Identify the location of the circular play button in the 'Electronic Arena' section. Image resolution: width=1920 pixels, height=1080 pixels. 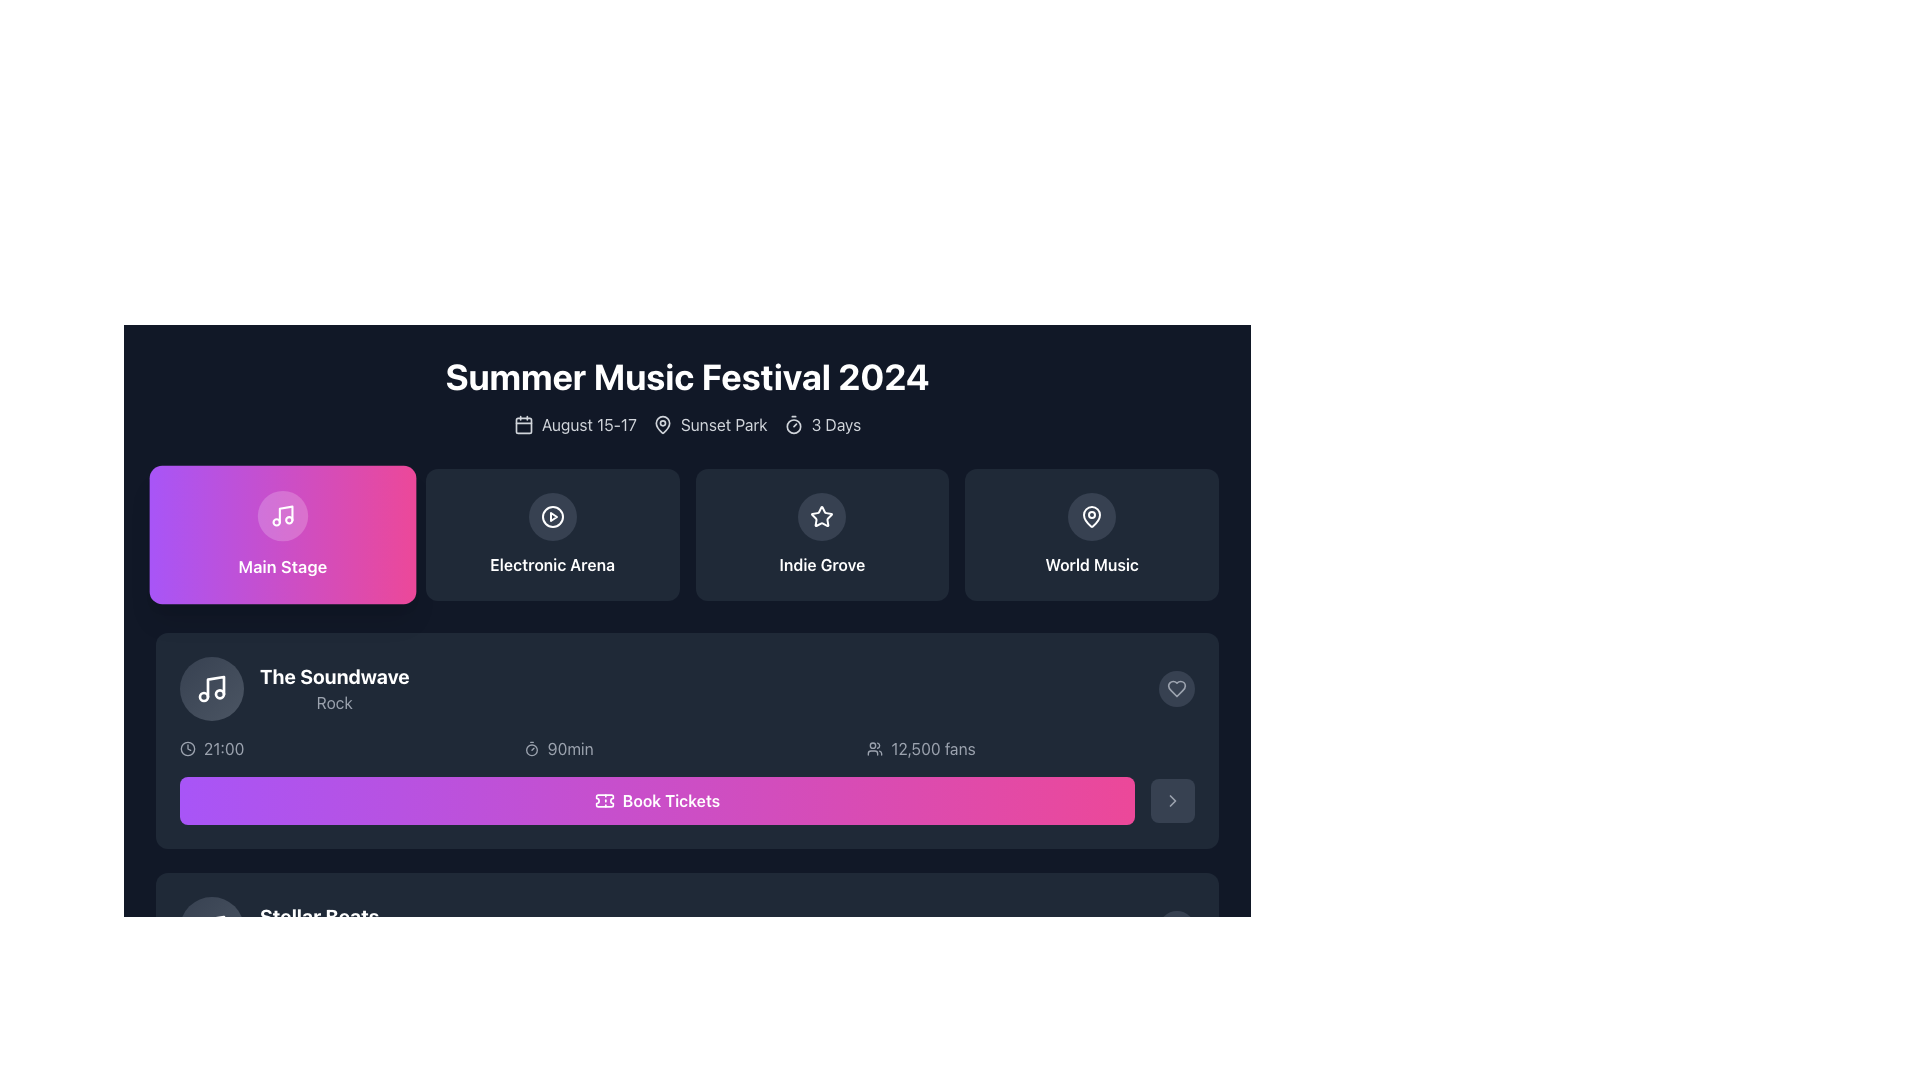
(552, 515).